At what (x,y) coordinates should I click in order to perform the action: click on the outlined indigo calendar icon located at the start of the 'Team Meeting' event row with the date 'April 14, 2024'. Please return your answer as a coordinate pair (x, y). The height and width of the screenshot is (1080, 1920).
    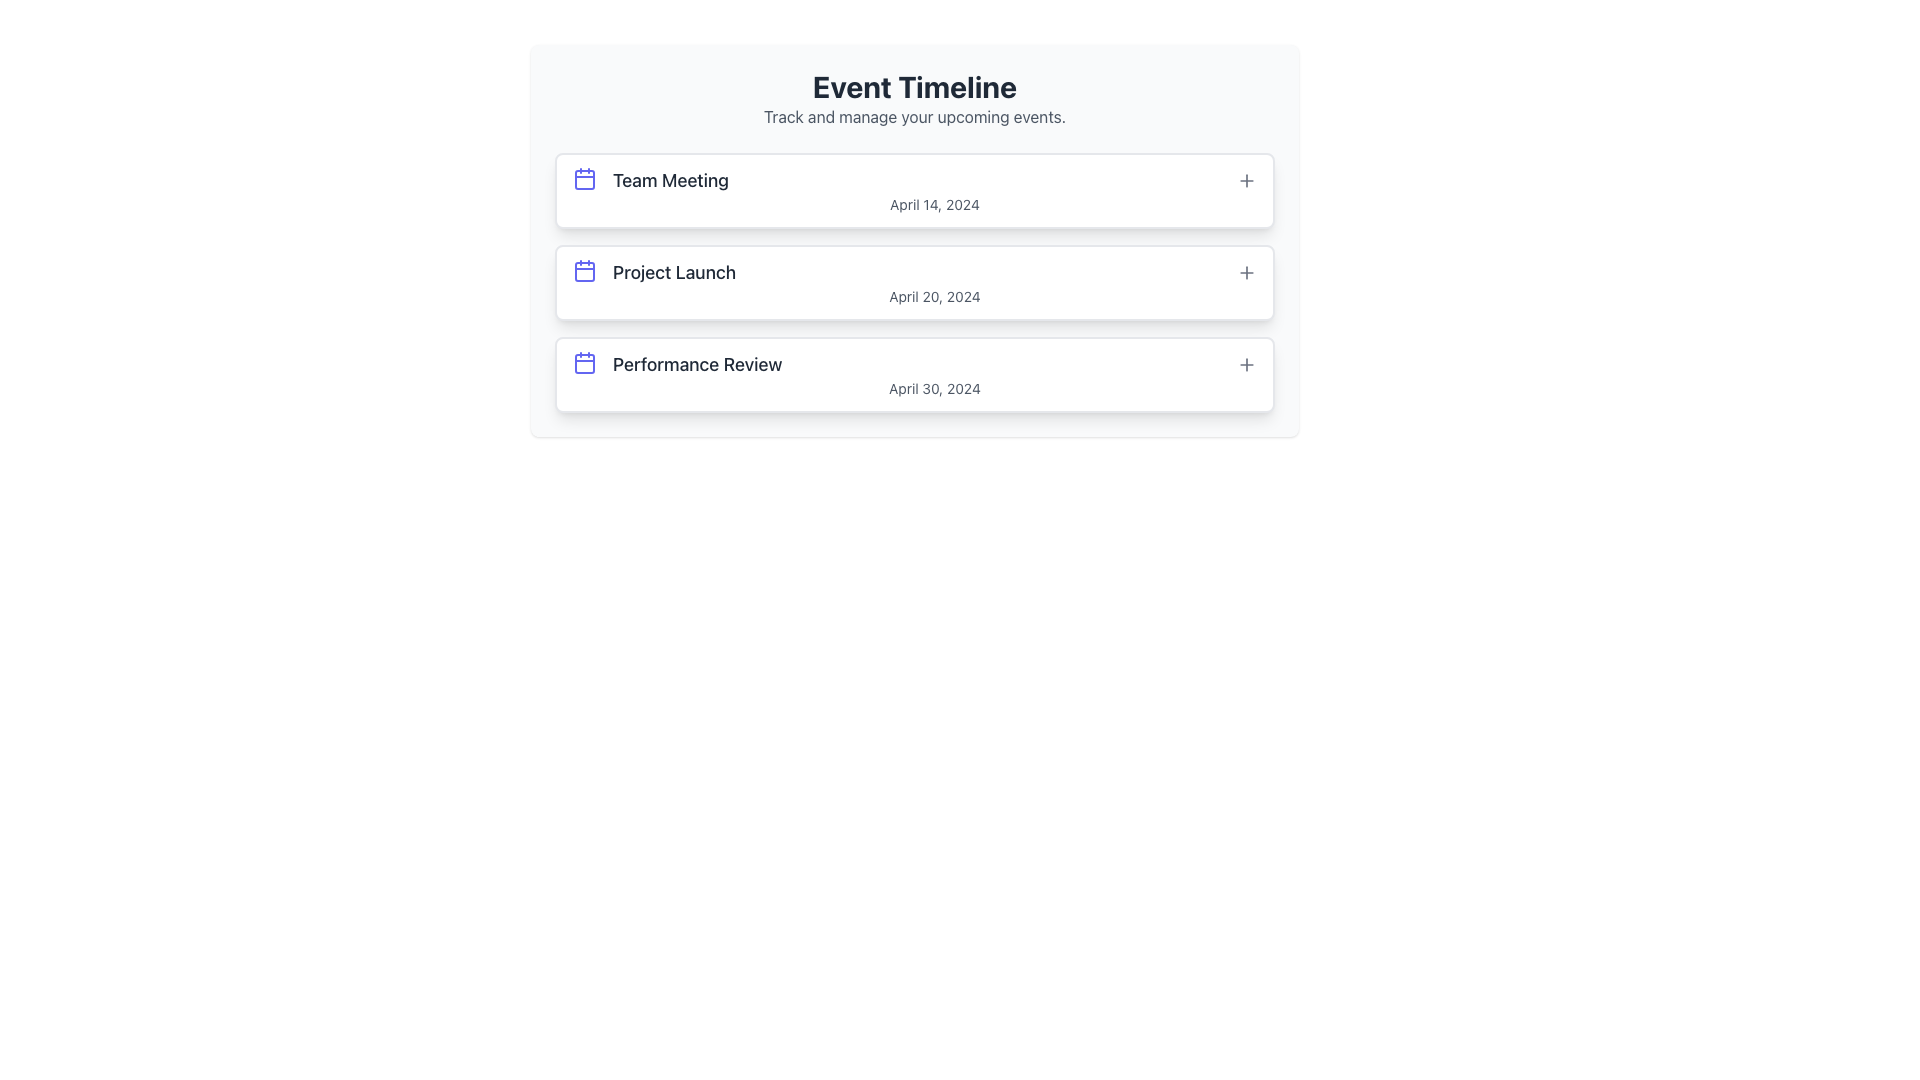
    Looking at the image, I should click on (584, 177).